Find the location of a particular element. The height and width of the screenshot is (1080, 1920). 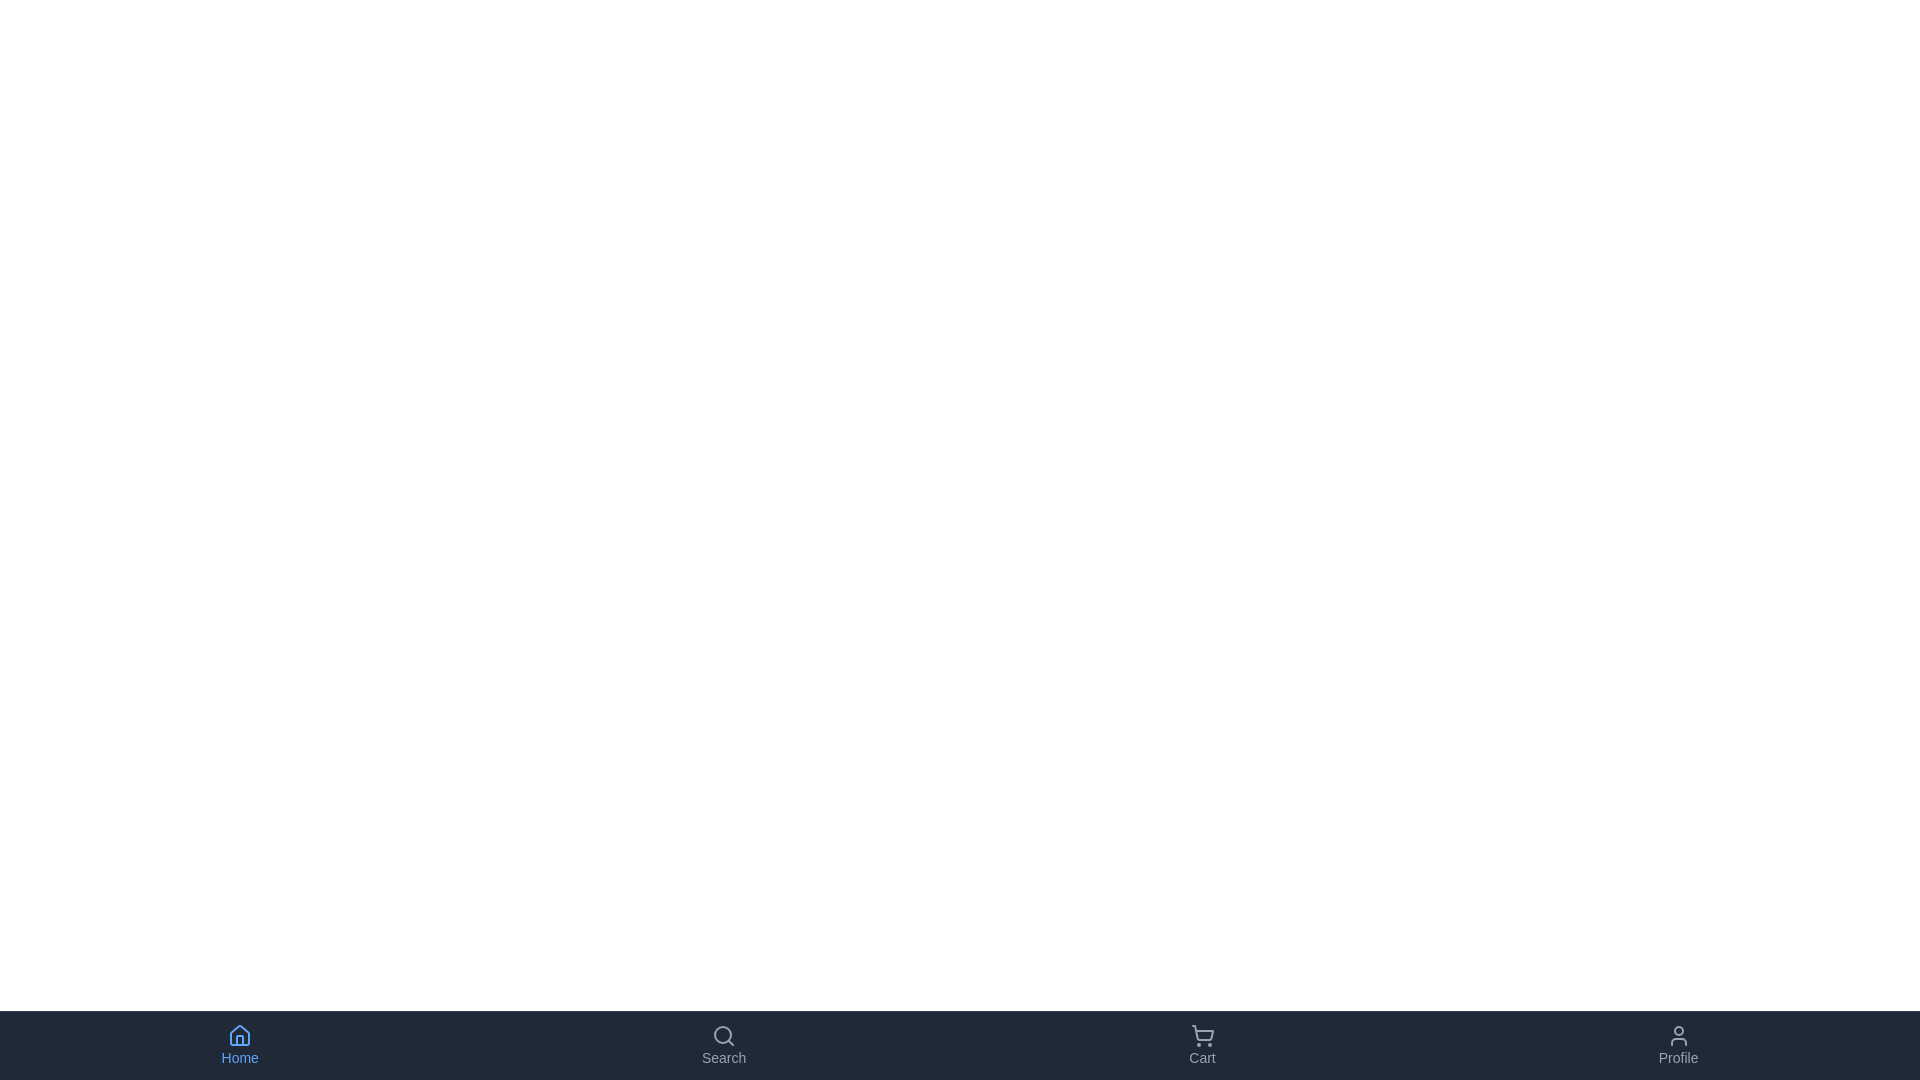

the 'Search' button in the bottom navigation bar is located at coordinates (723, 1044).